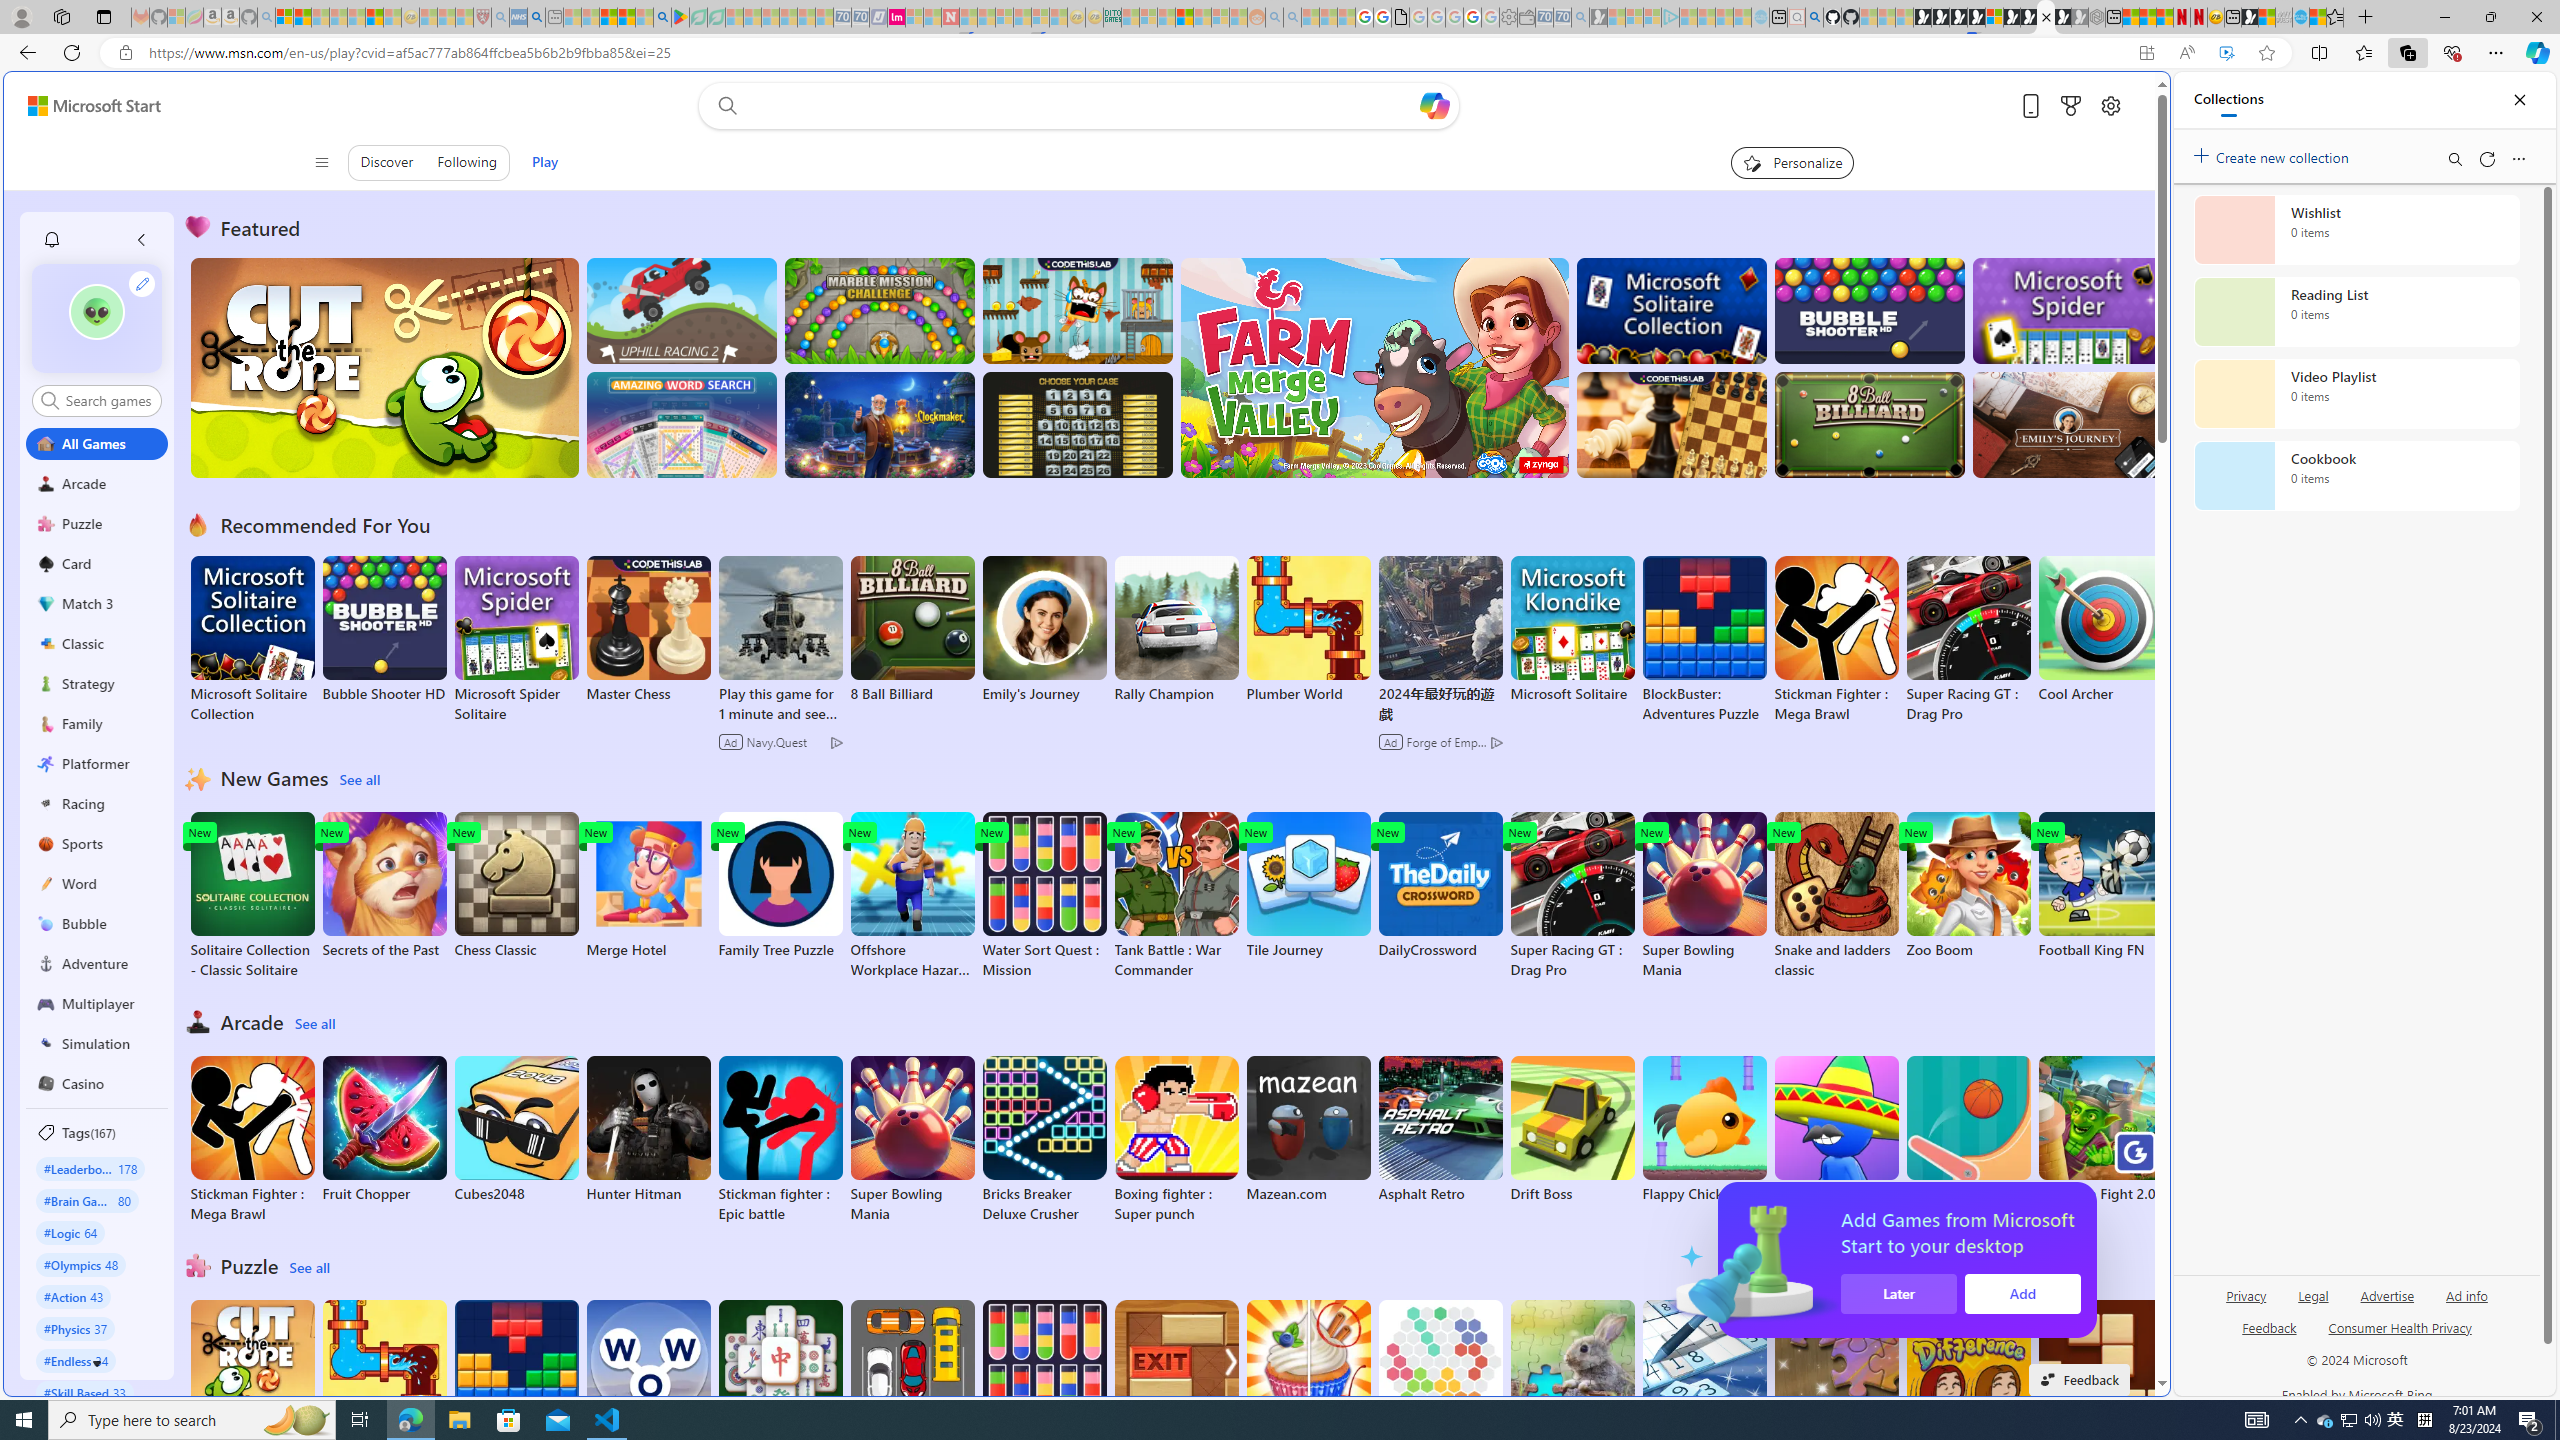 Image resolution: width=2560 pixels, height=1440 pixels. Describe the element at coordinates (1496, 742) in the screenshot. I see `'Class: ad-choice  ad-choice-mono '` at that location.